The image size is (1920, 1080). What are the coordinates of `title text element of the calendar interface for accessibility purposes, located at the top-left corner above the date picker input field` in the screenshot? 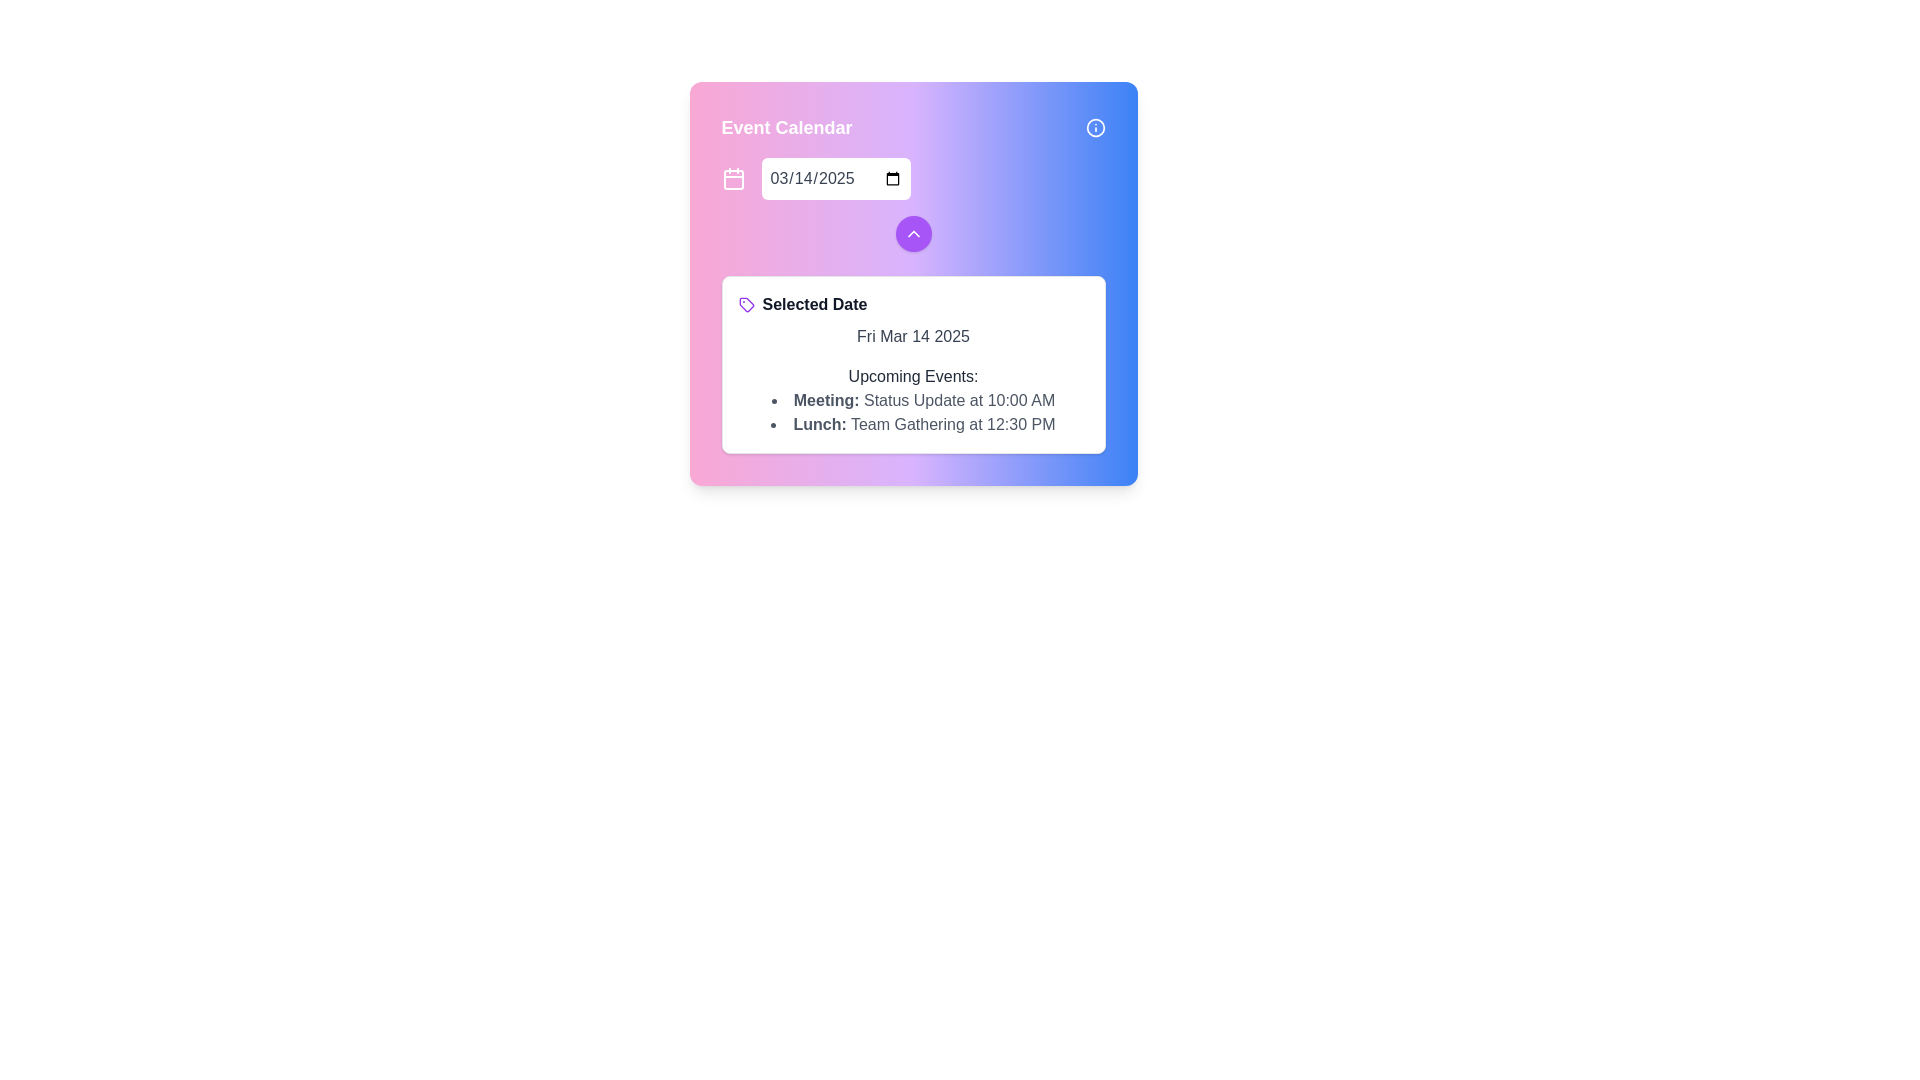 It's located at (786, 127).